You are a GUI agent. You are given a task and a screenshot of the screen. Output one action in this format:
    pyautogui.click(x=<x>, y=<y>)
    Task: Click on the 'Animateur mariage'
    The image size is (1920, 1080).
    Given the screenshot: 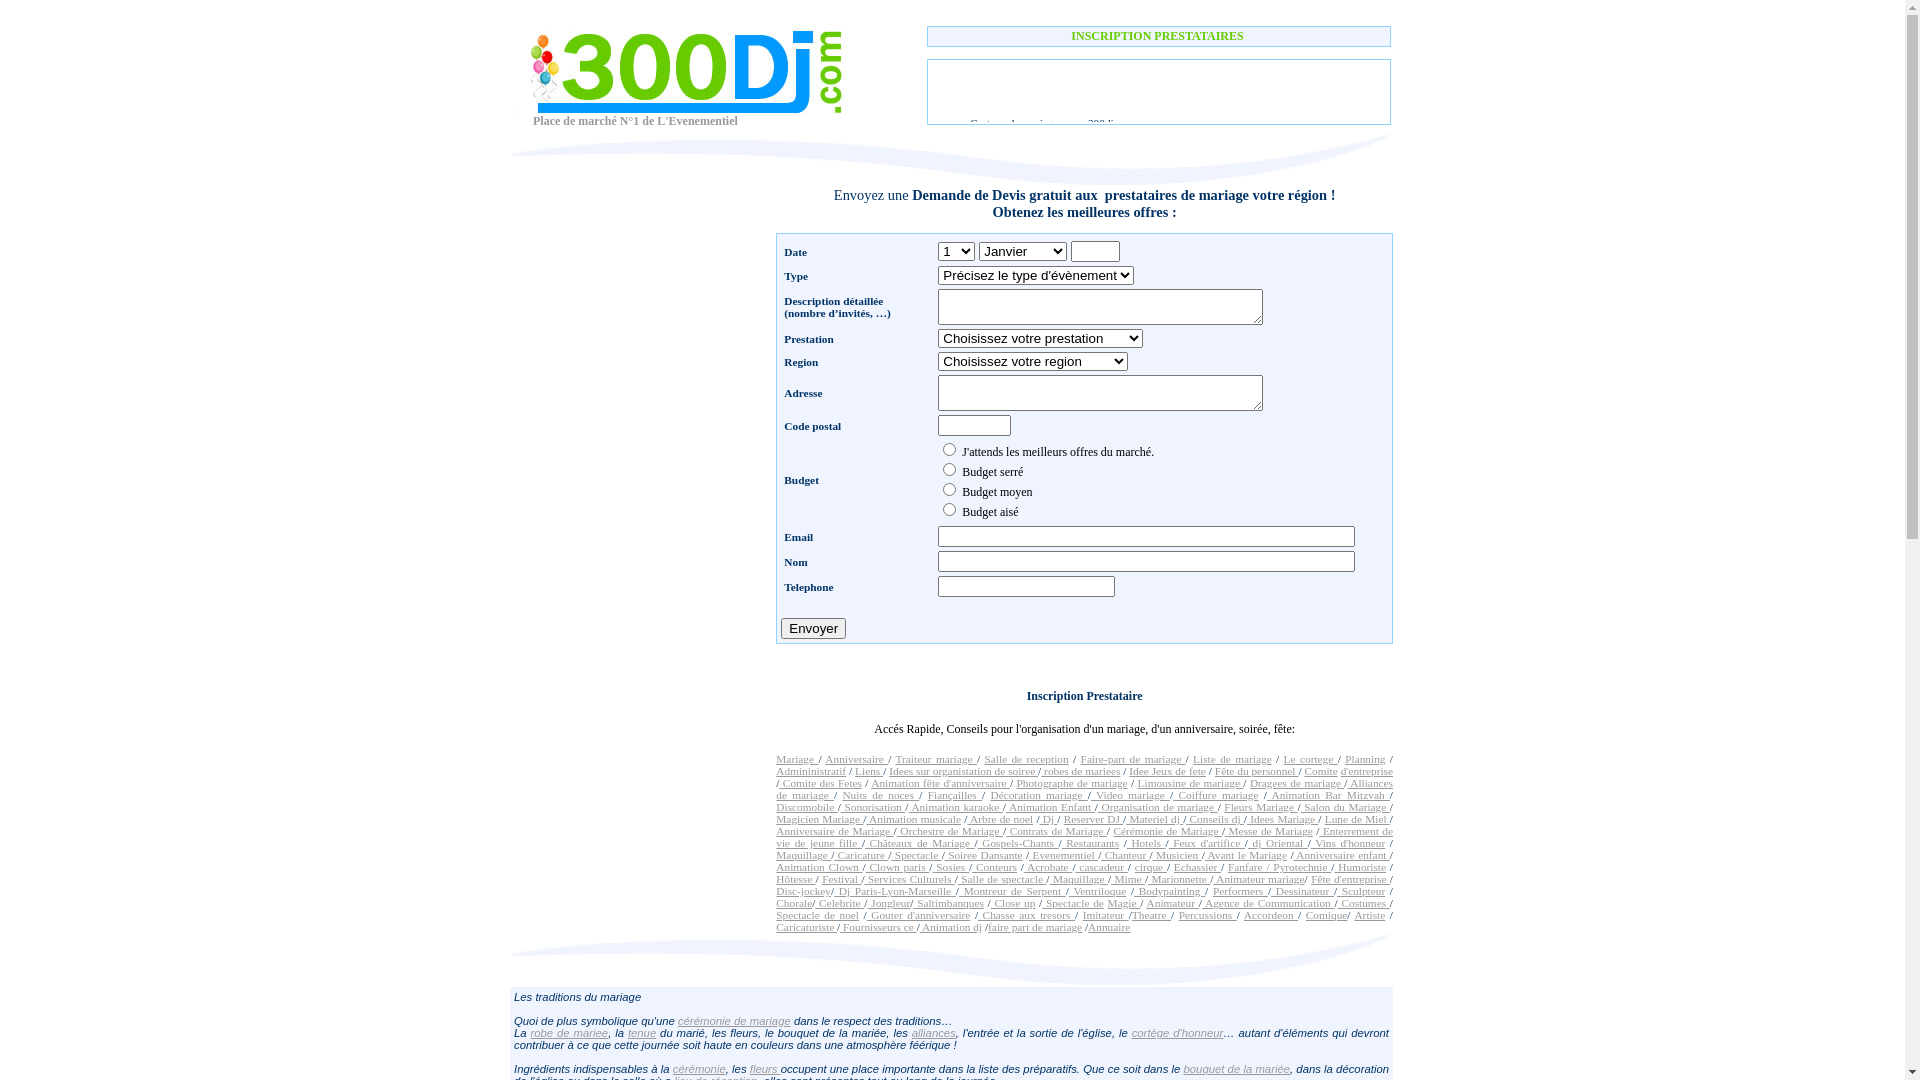 What is the action you would take?
    pyautogui.click(x=1257, y=878)
    